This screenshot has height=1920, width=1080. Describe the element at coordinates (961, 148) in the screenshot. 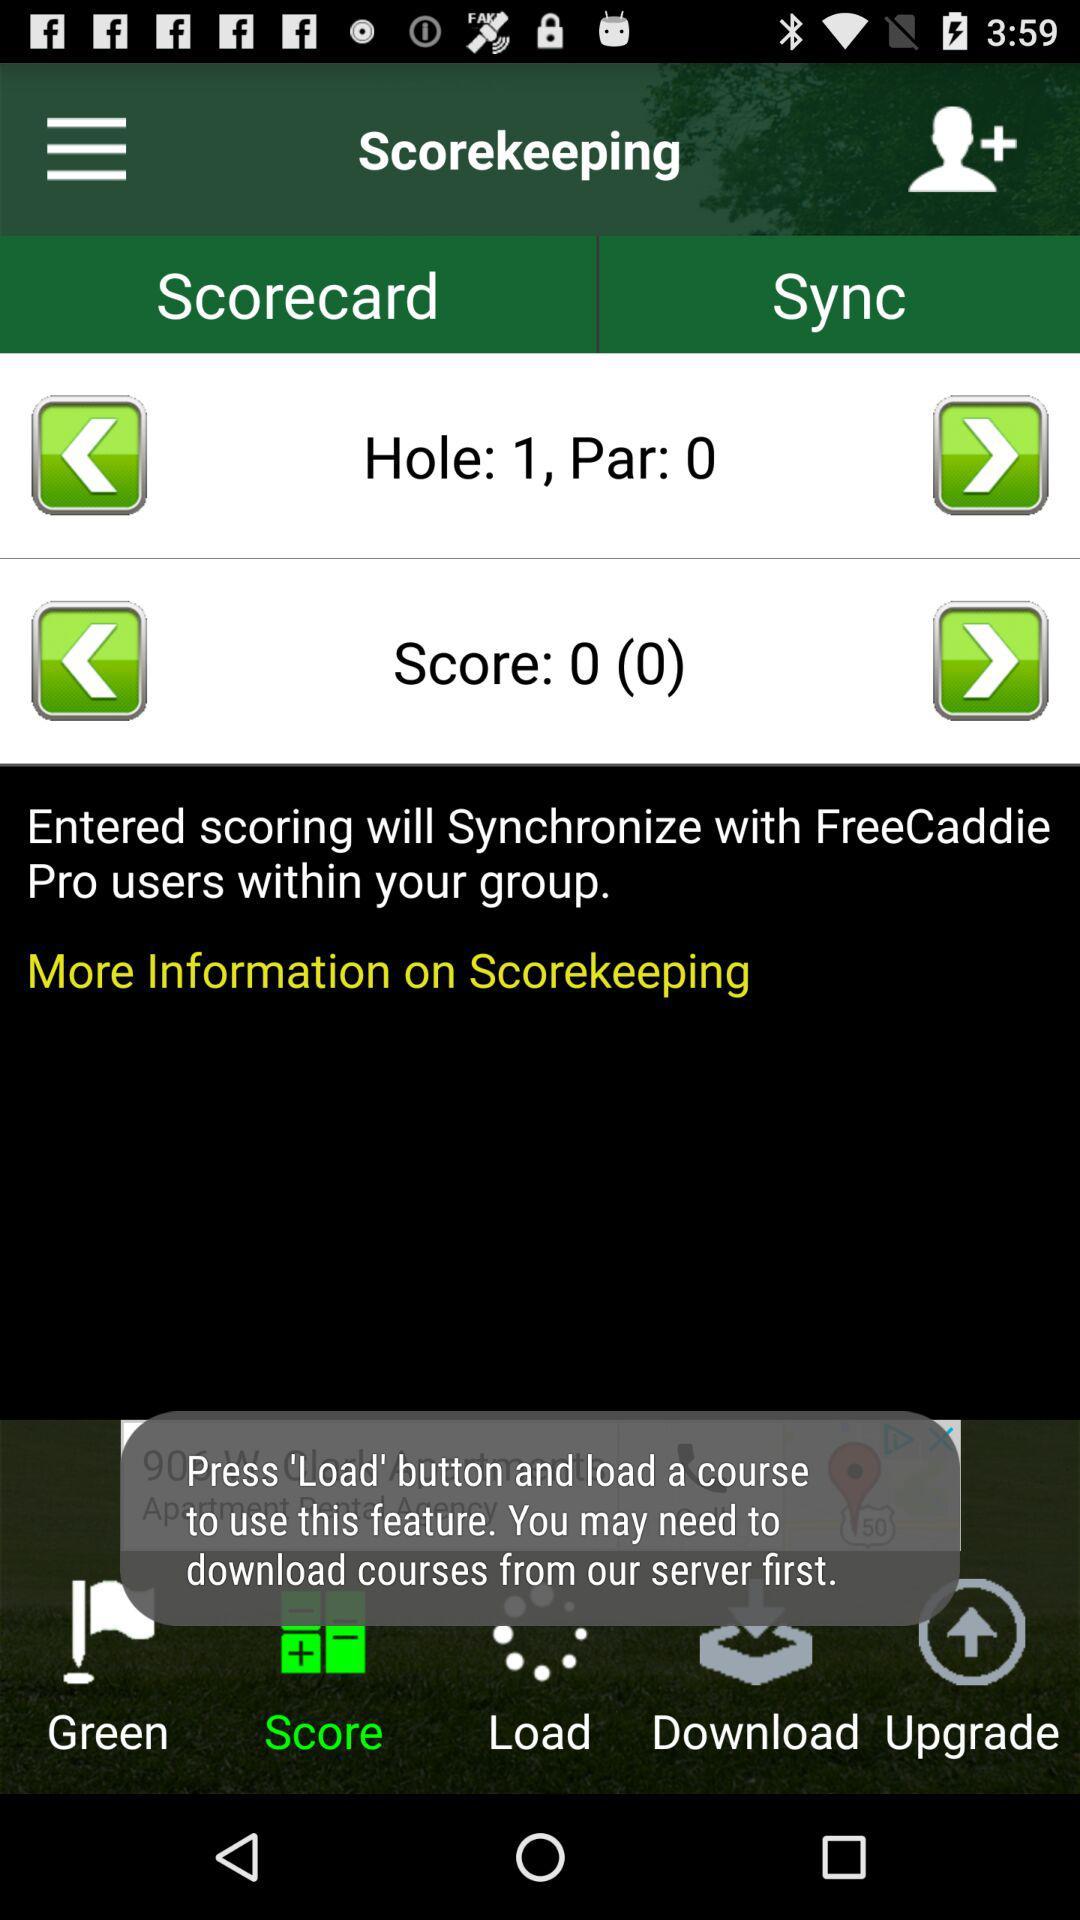

I see `contact` at that location.